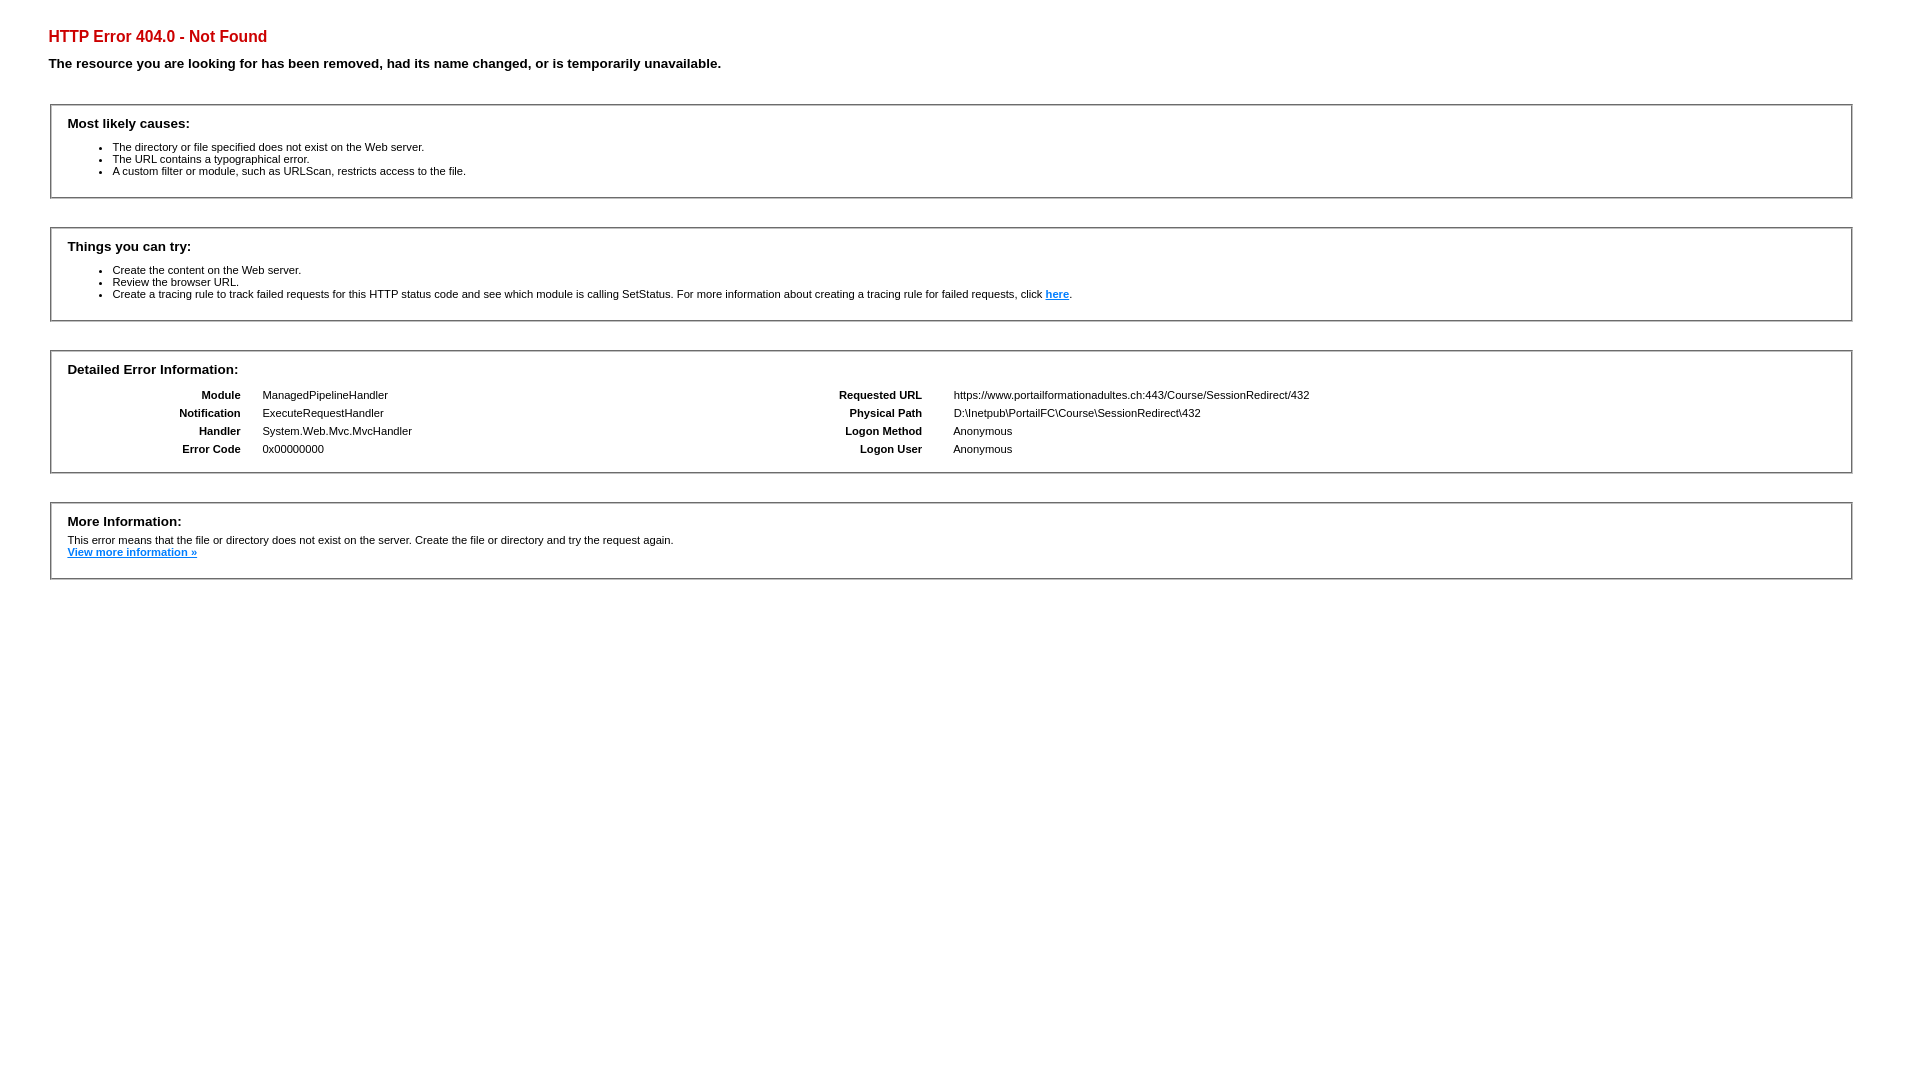 This screenshot has width=1920, height=1080. What do you see at coordinates (1056, 293) in the screenshot?
I see `'here'` at bounding box center [1056, 293].